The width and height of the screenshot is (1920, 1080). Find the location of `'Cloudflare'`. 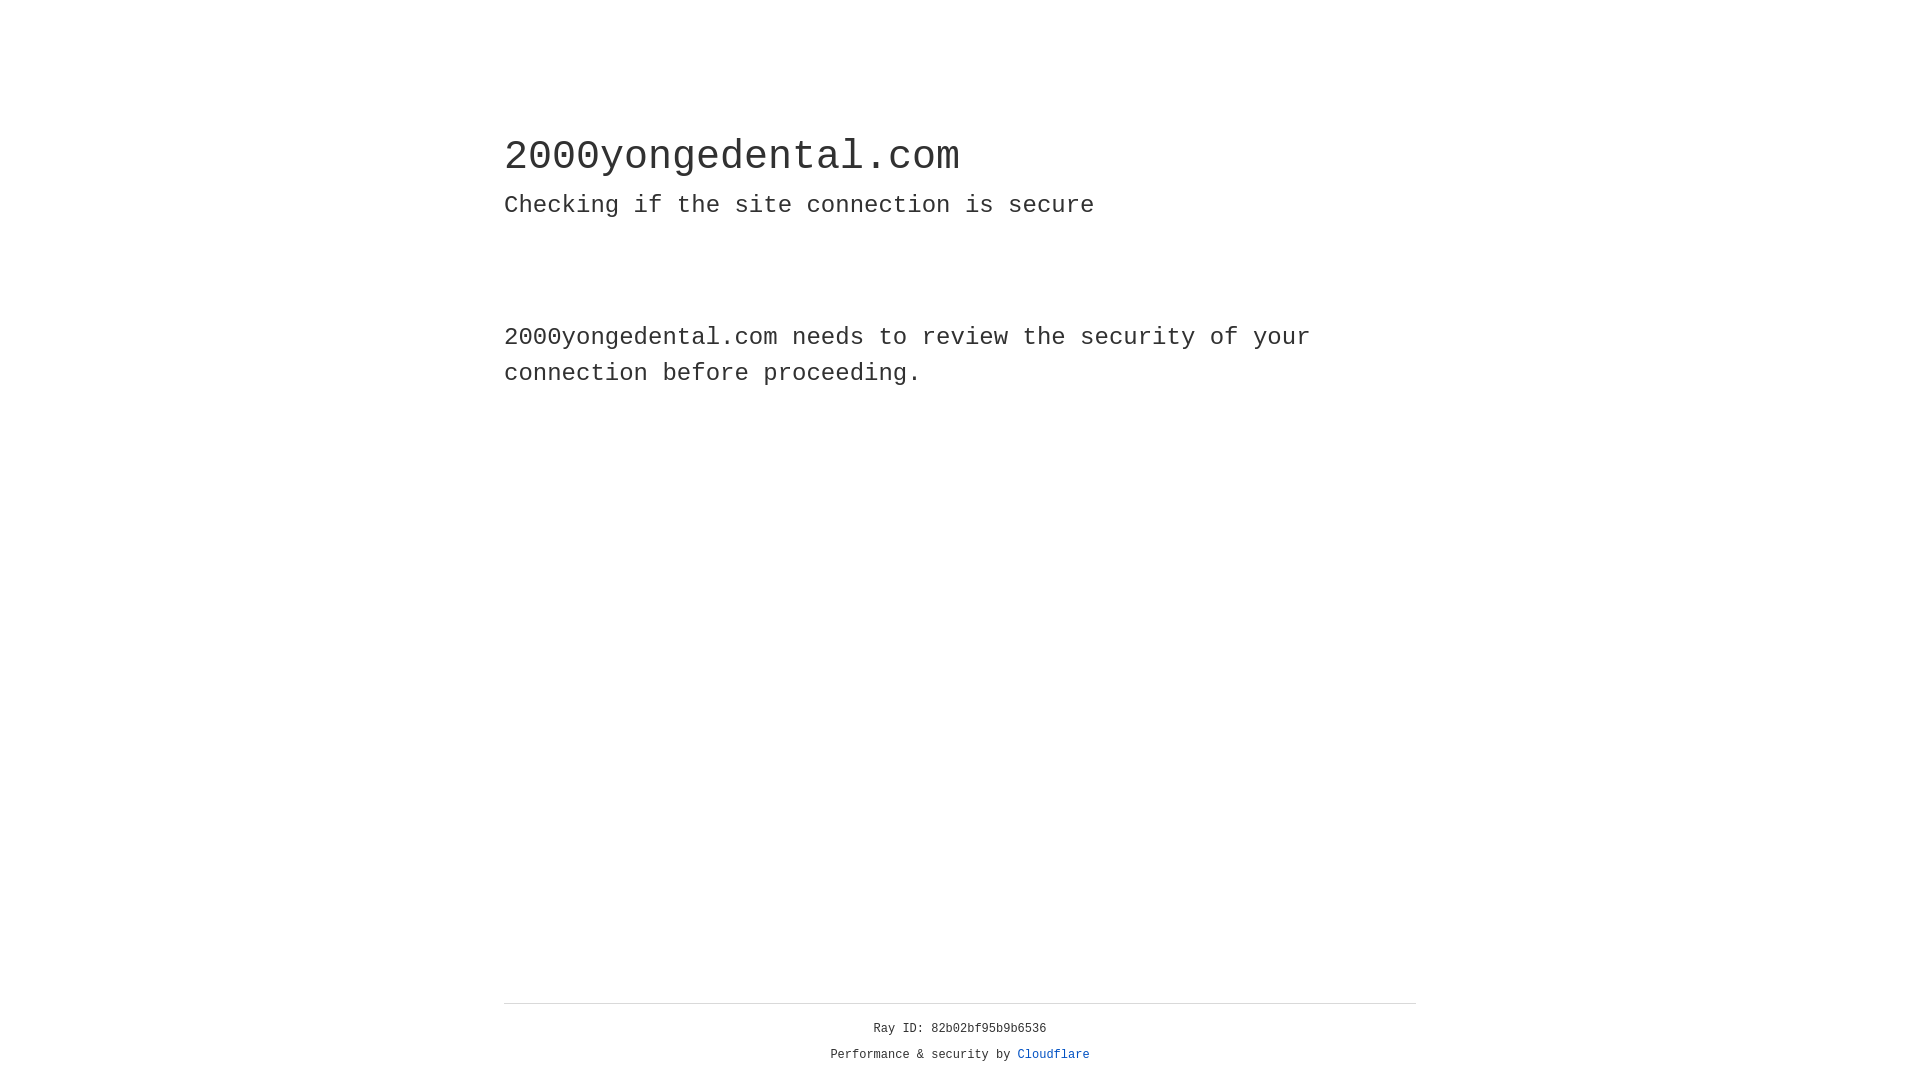

'Cloudflare' is located at coordinates (1053, 1054).